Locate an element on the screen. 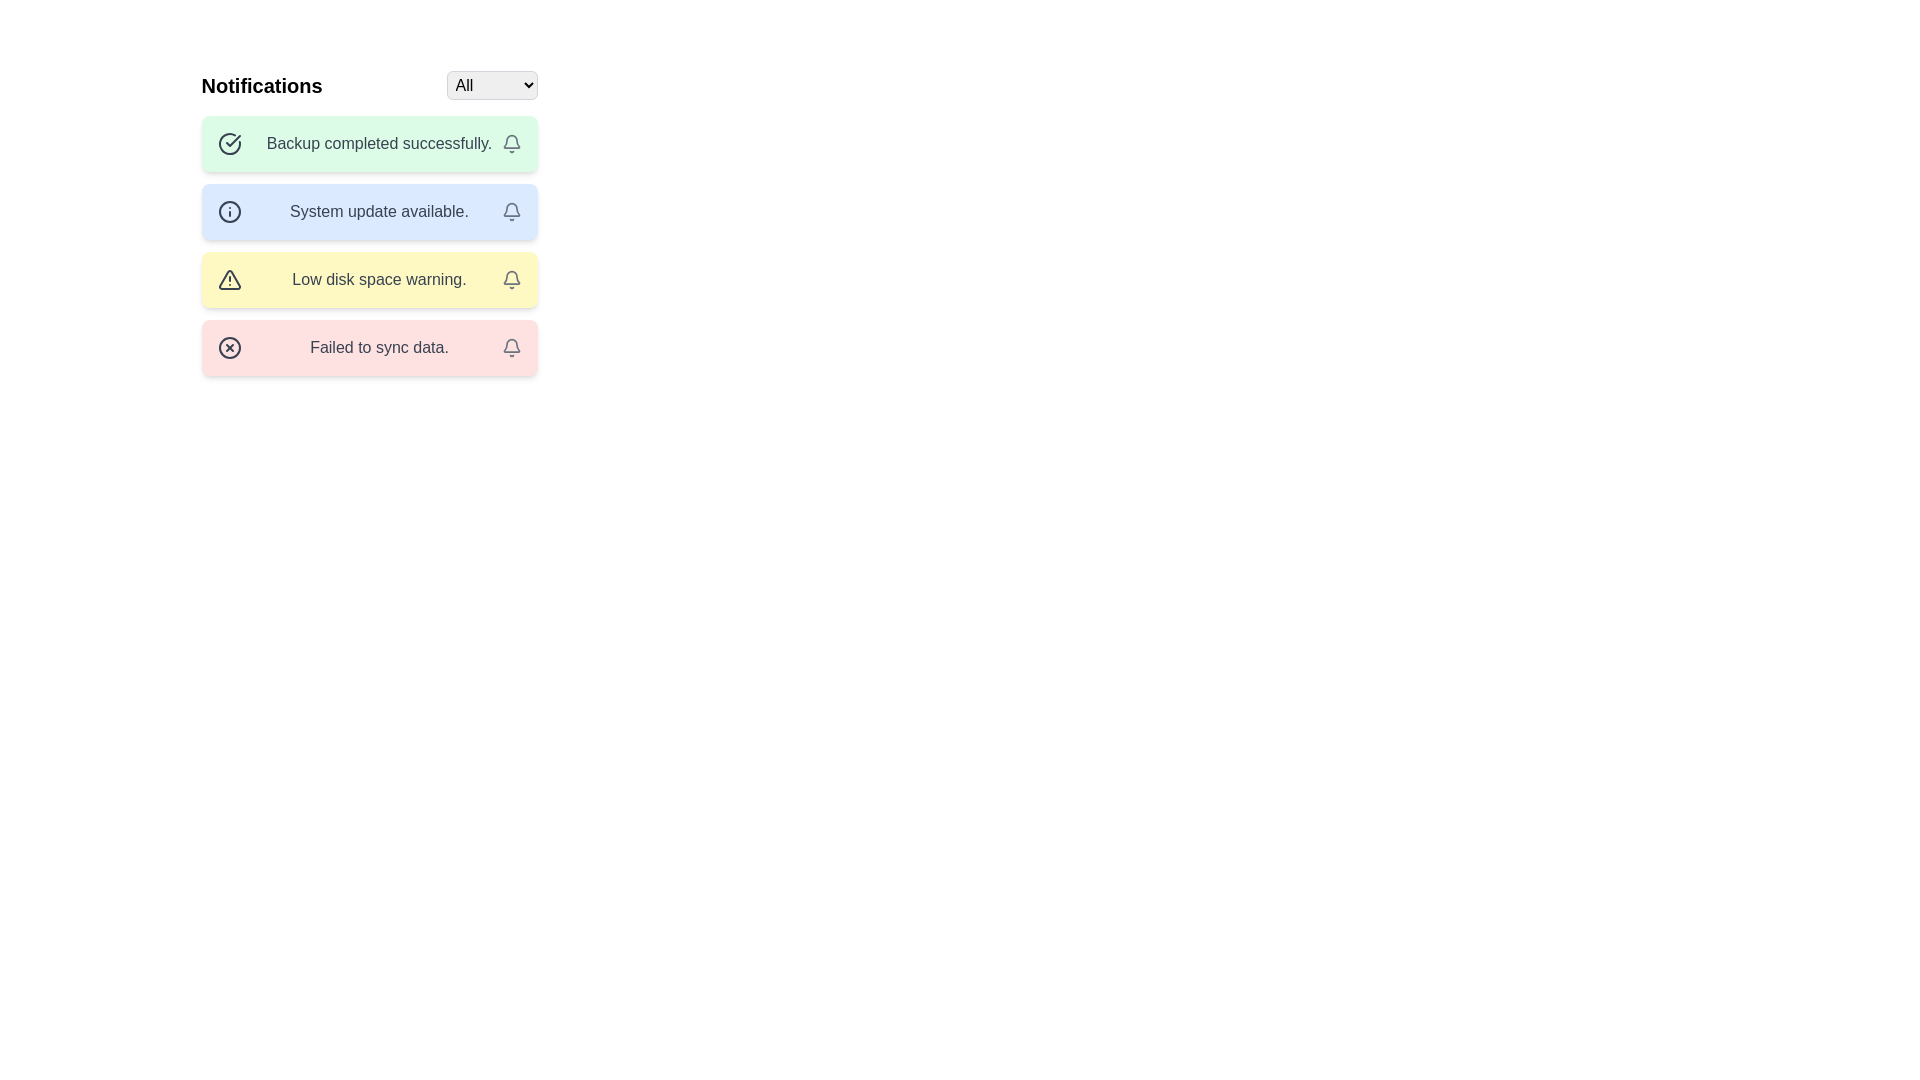 This screenshot has width=1920, height=1080. the error icon located at the left side of the fourth notification box with a red background that indicates a critical failure related to the message 'Failed to sync data.' is located at coordinates (229, 346).